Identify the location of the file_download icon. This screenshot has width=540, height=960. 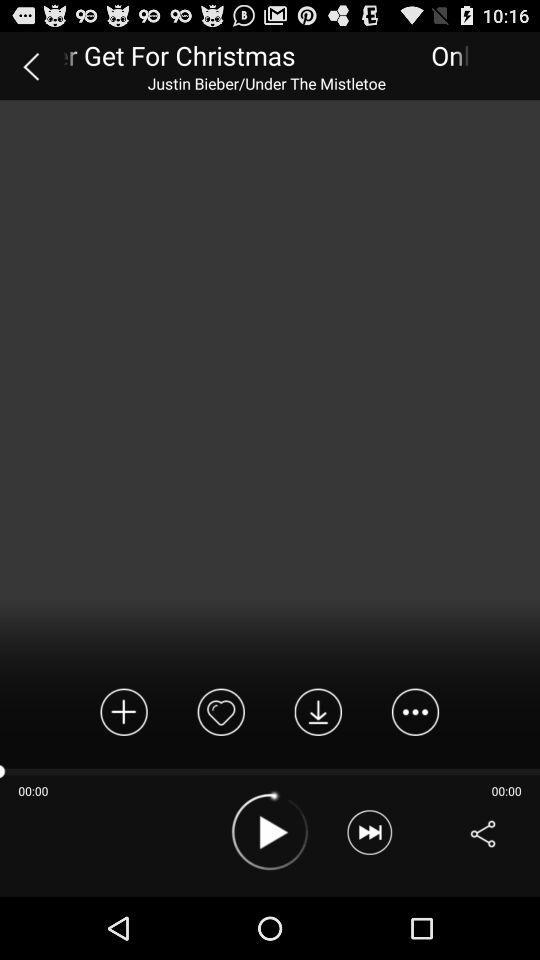
(318, 761).